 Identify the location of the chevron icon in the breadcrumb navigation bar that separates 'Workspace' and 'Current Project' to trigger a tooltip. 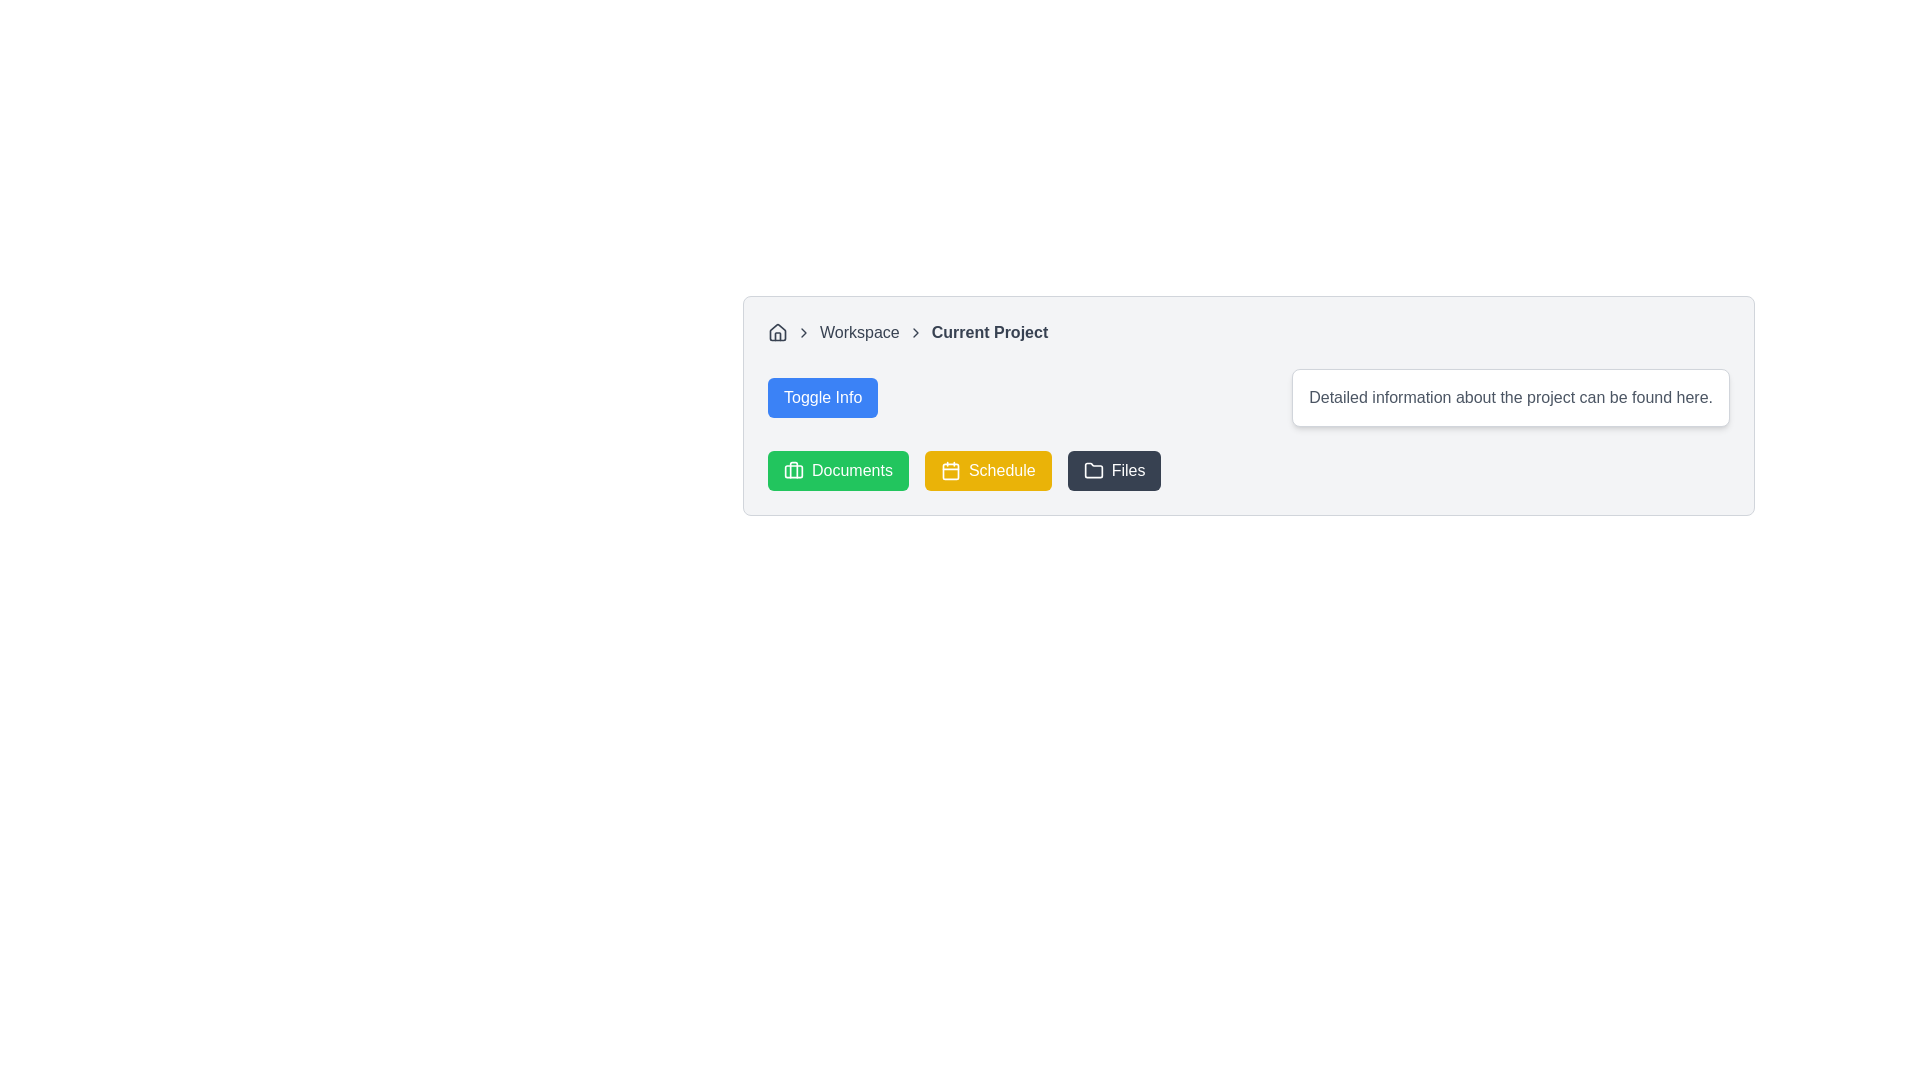
(914, 331).